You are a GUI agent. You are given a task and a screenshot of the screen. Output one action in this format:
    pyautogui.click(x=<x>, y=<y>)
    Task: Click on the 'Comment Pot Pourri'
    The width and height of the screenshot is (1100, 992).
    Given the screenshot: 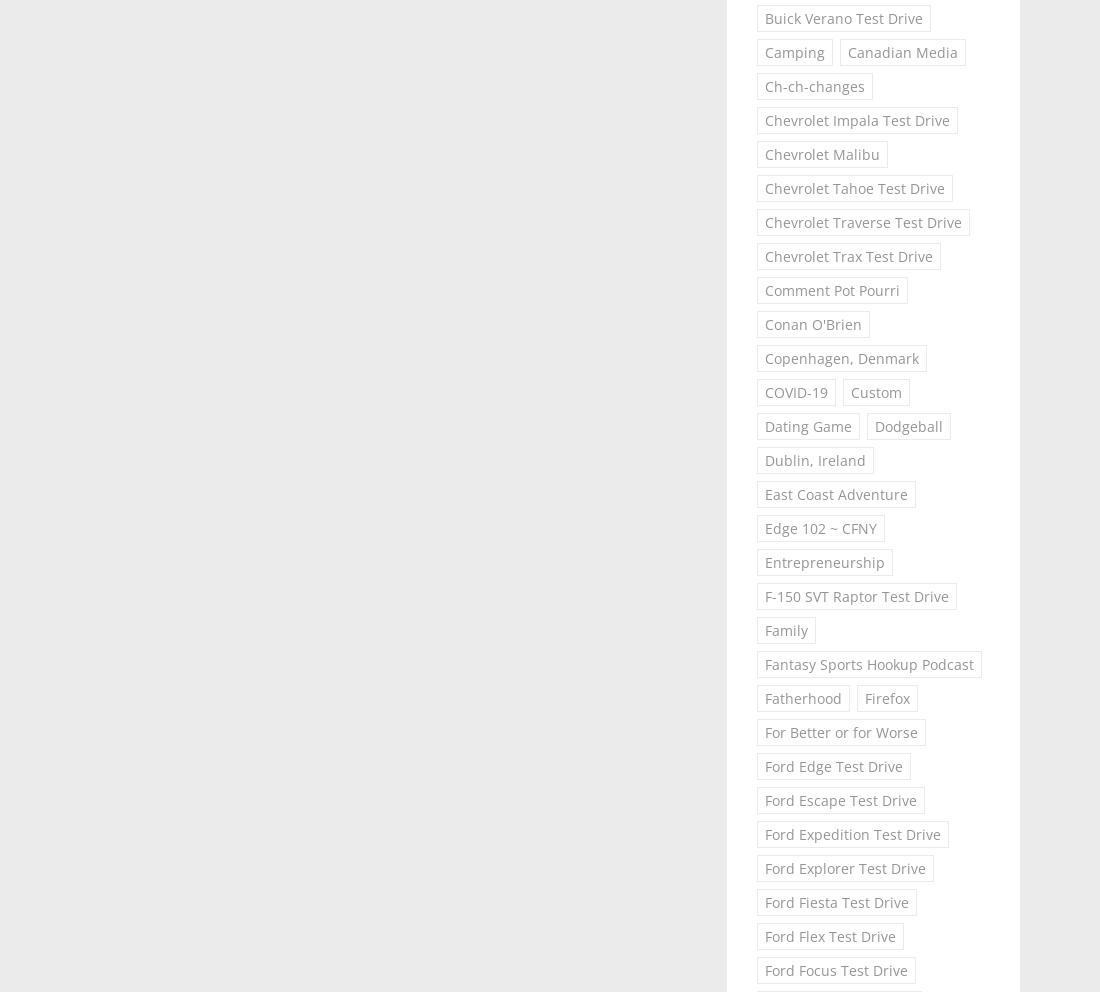 What is the action you would take?
    pyautogui.click(x=830, y=290)
    